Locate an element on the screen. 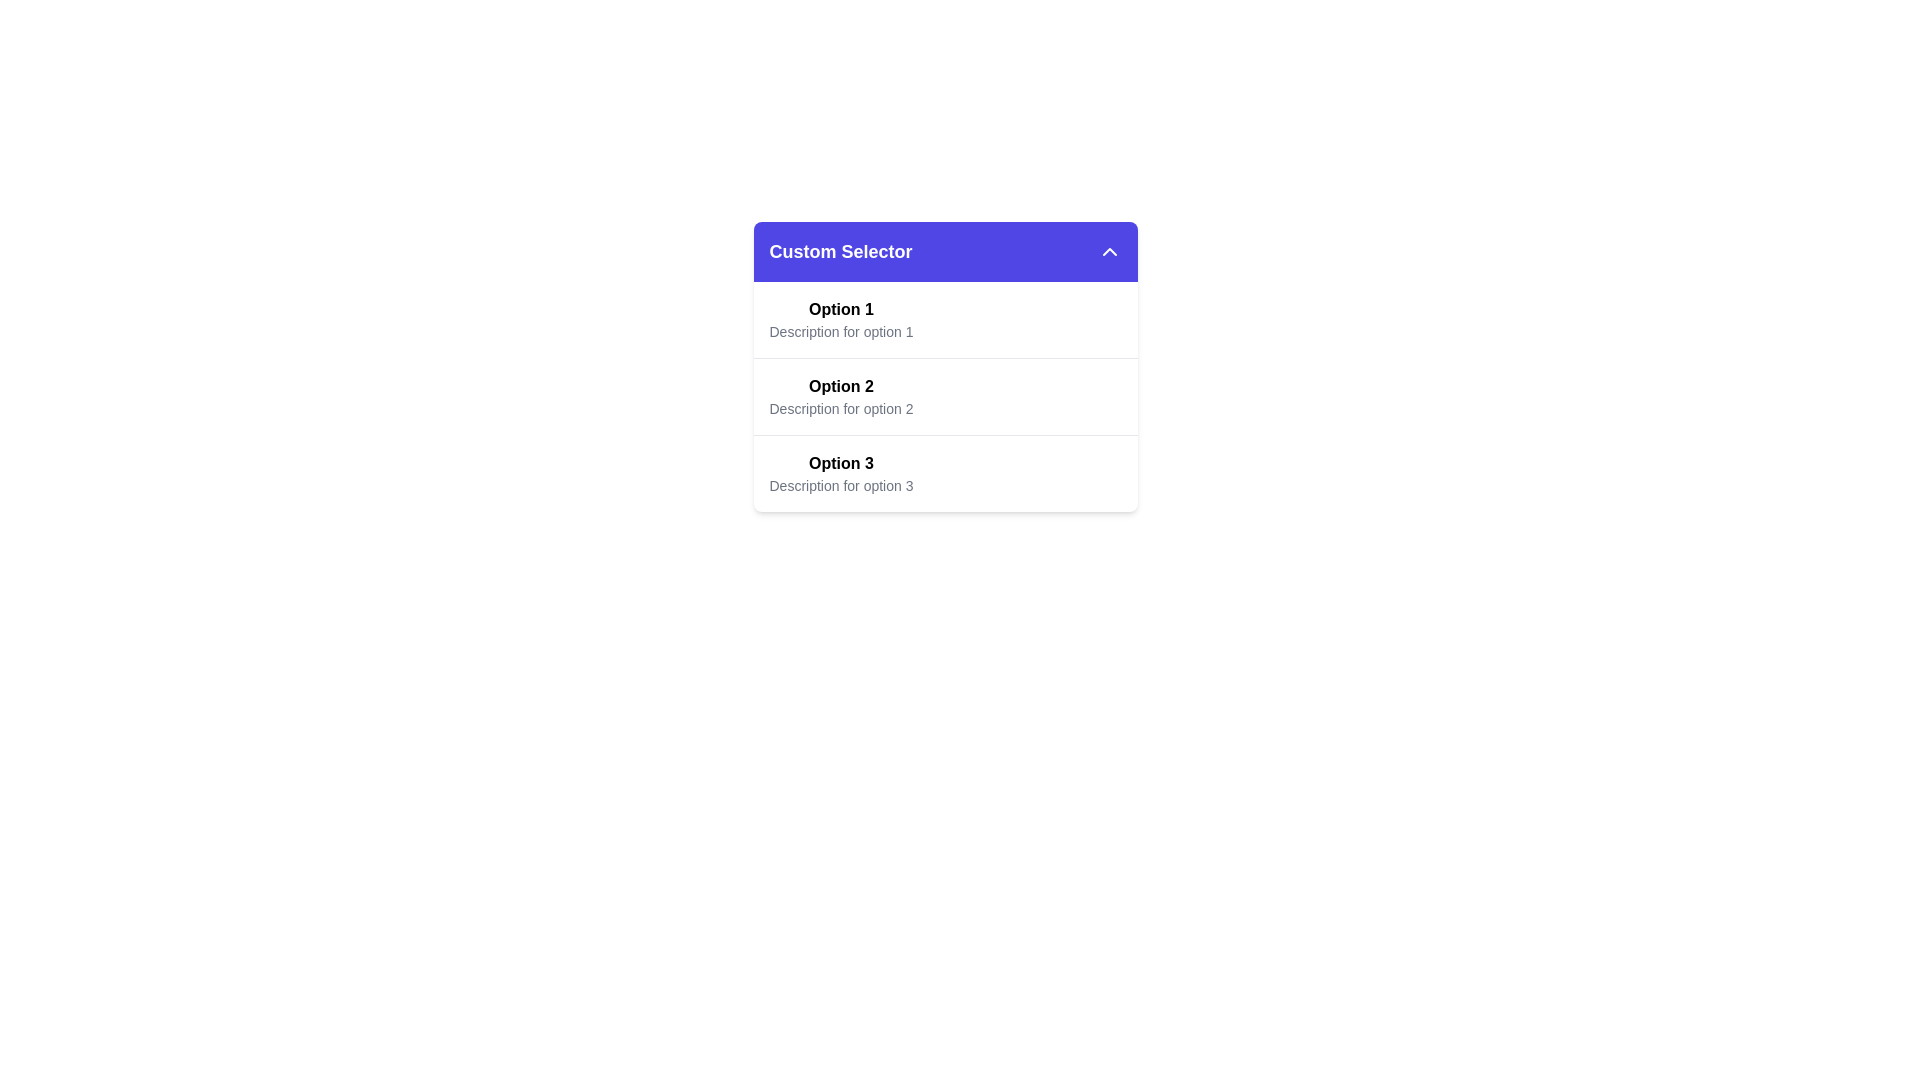 Image resolution: width=1920 pixels, height=1080 pixels. the second option in the 'Custom Selector' dropdown menu is located at coordinates (944, 366).